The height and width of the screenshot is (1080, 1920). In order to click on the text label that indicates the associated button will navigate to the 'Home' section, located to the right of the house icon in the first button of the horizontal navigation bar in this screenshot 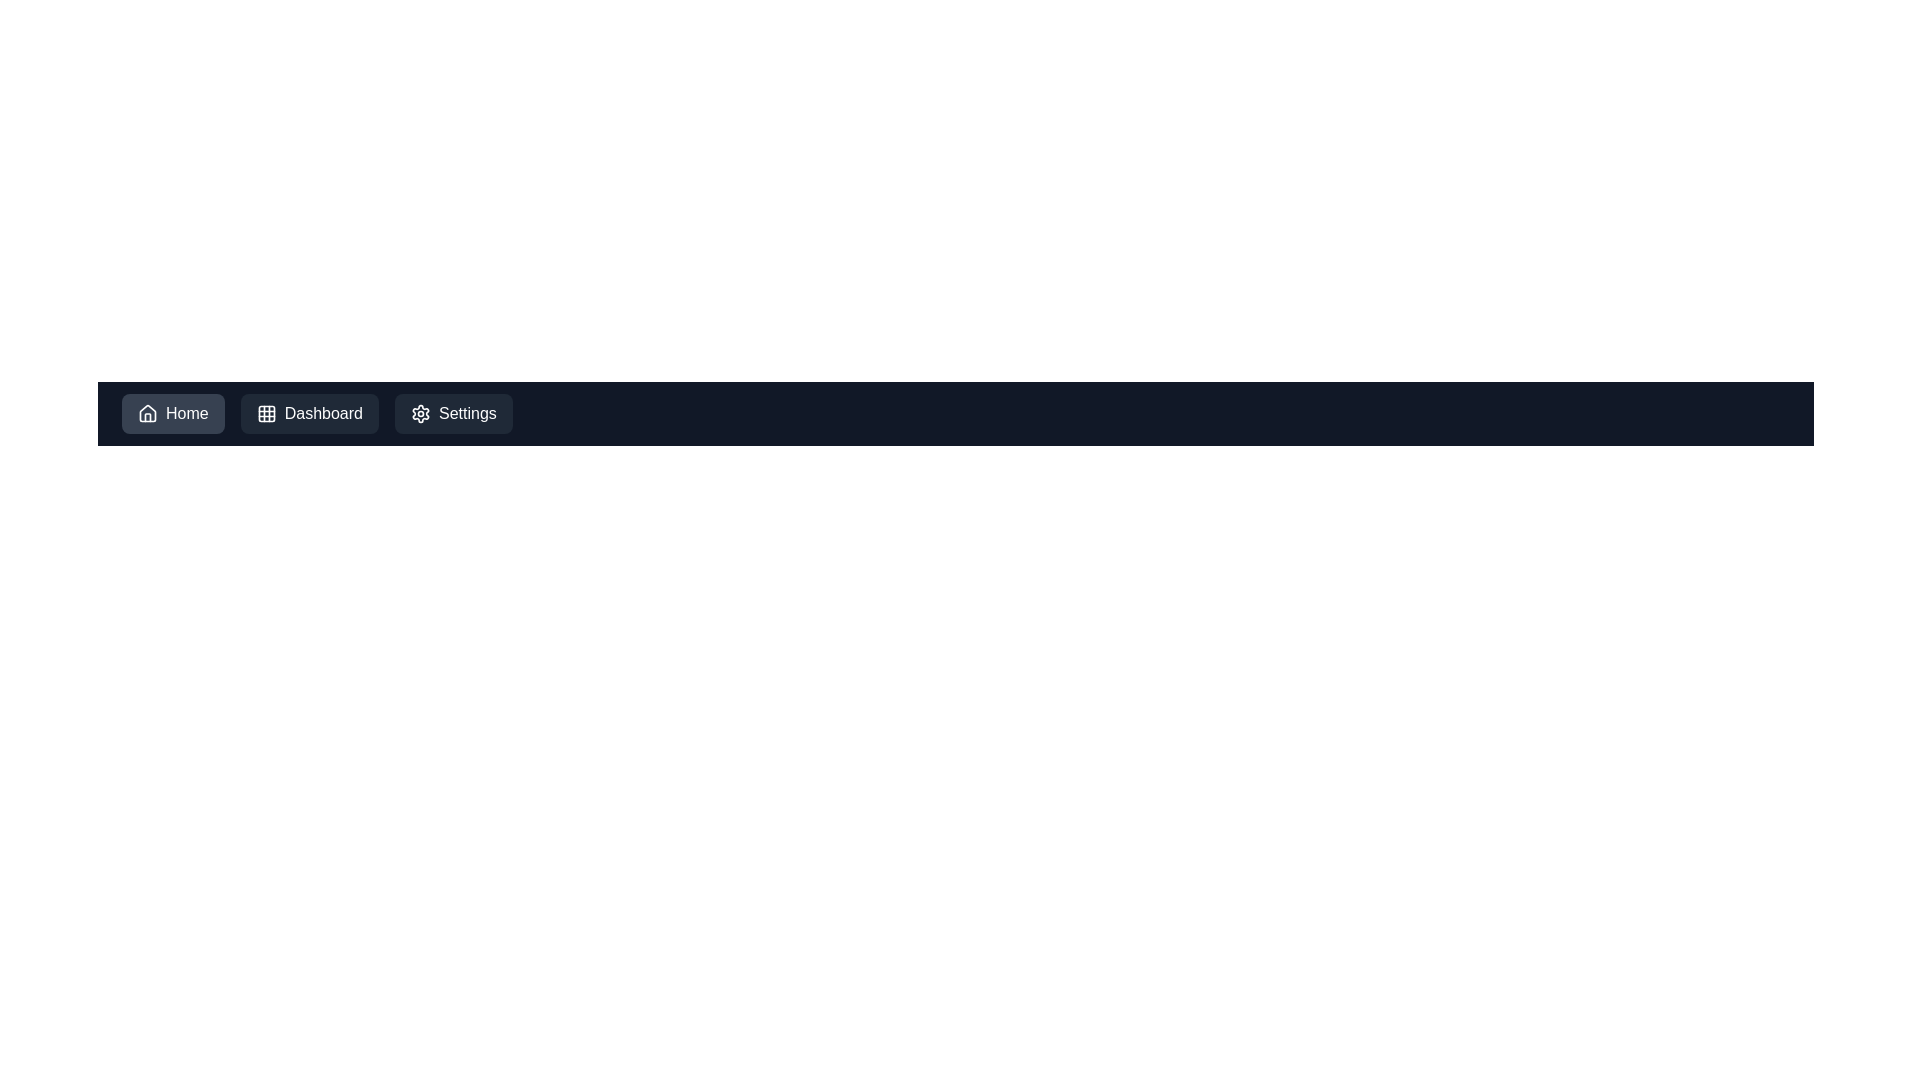, I will do `click(187, 412)`.